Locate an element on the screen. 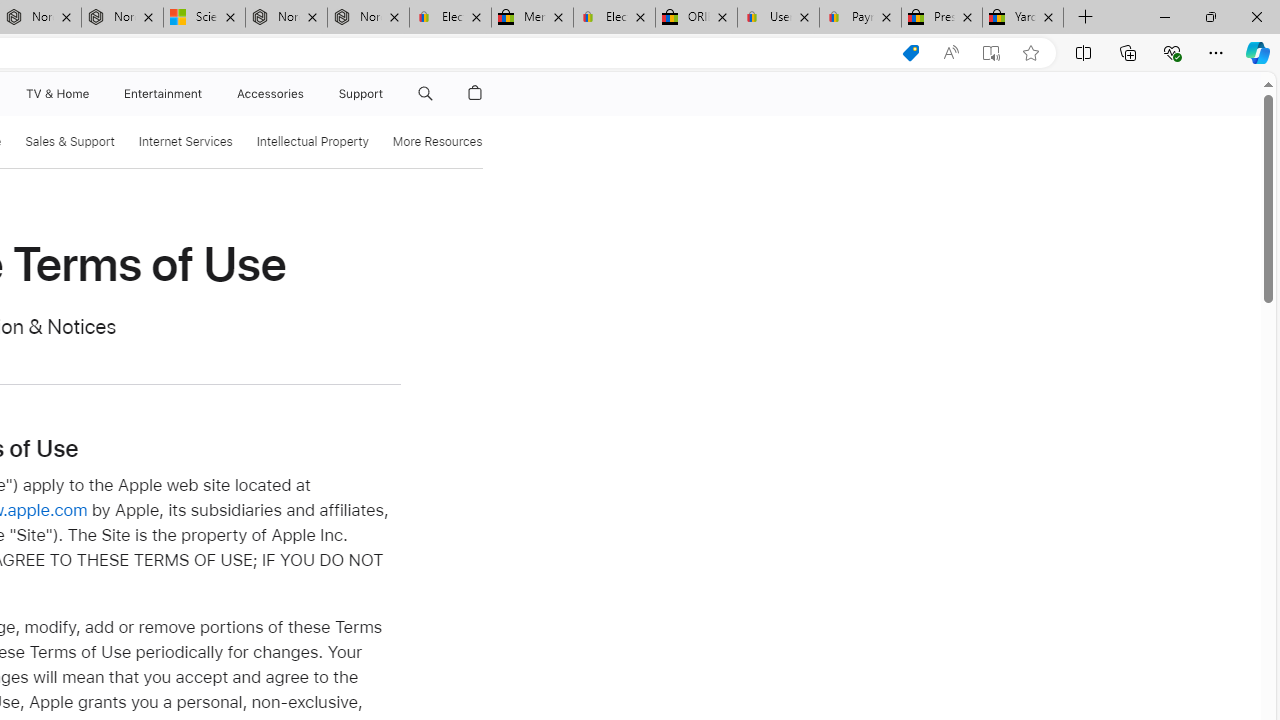 This screenshot has height=720, width=1280. 'Support' is located at coordinates (361, 93).